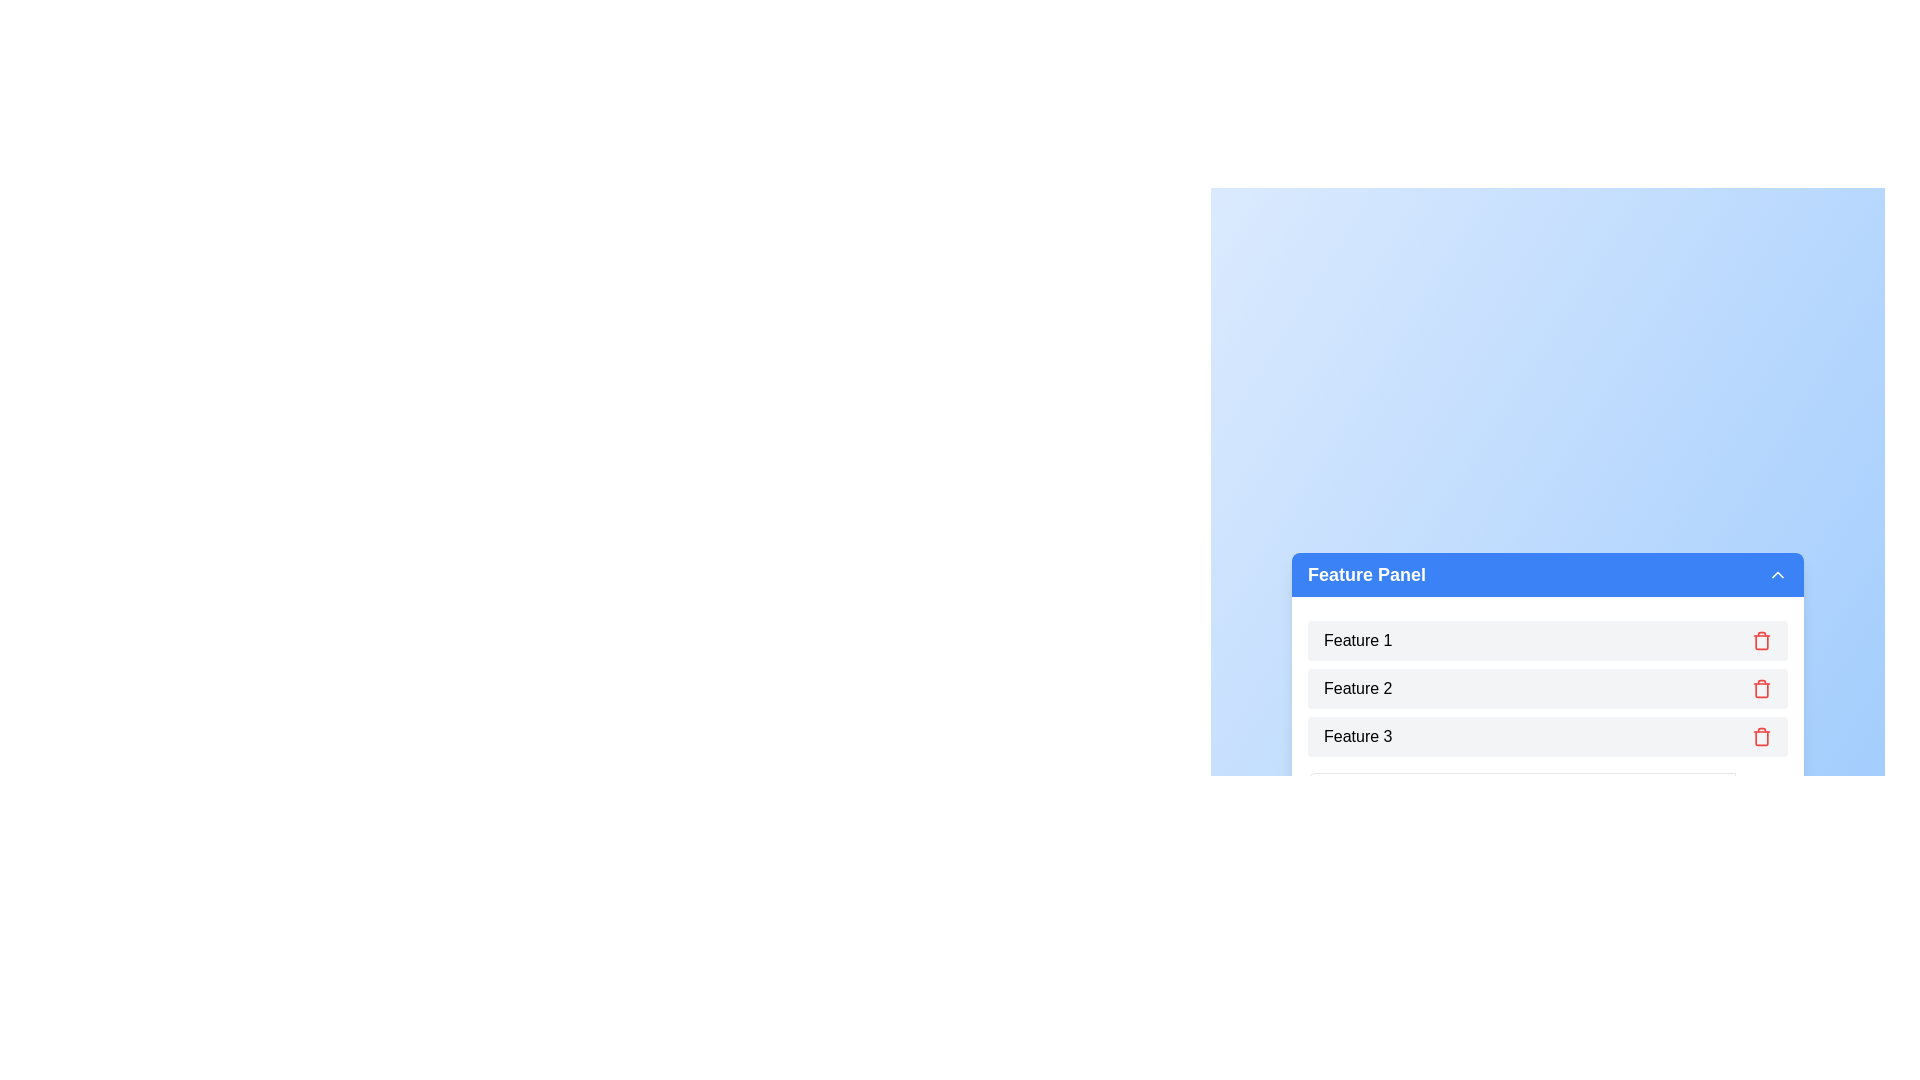  Describe the element at coordinates (1777, 574) in the screenshot. I see `the Icon button with a downward-pointing chevron, styled in white on a blue background, located at the top-right corner of the 'Feature Panel'` at that location.